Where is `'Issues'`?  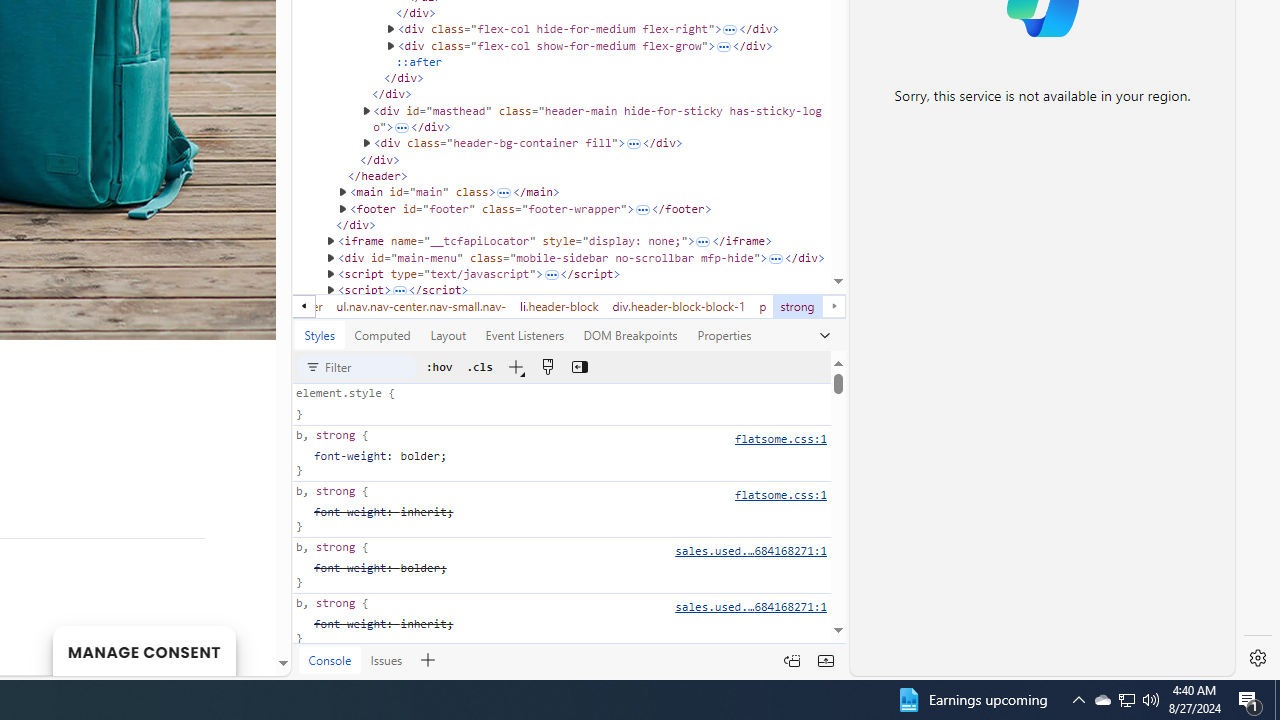
'Issues' is located at coordinates (386, 659).